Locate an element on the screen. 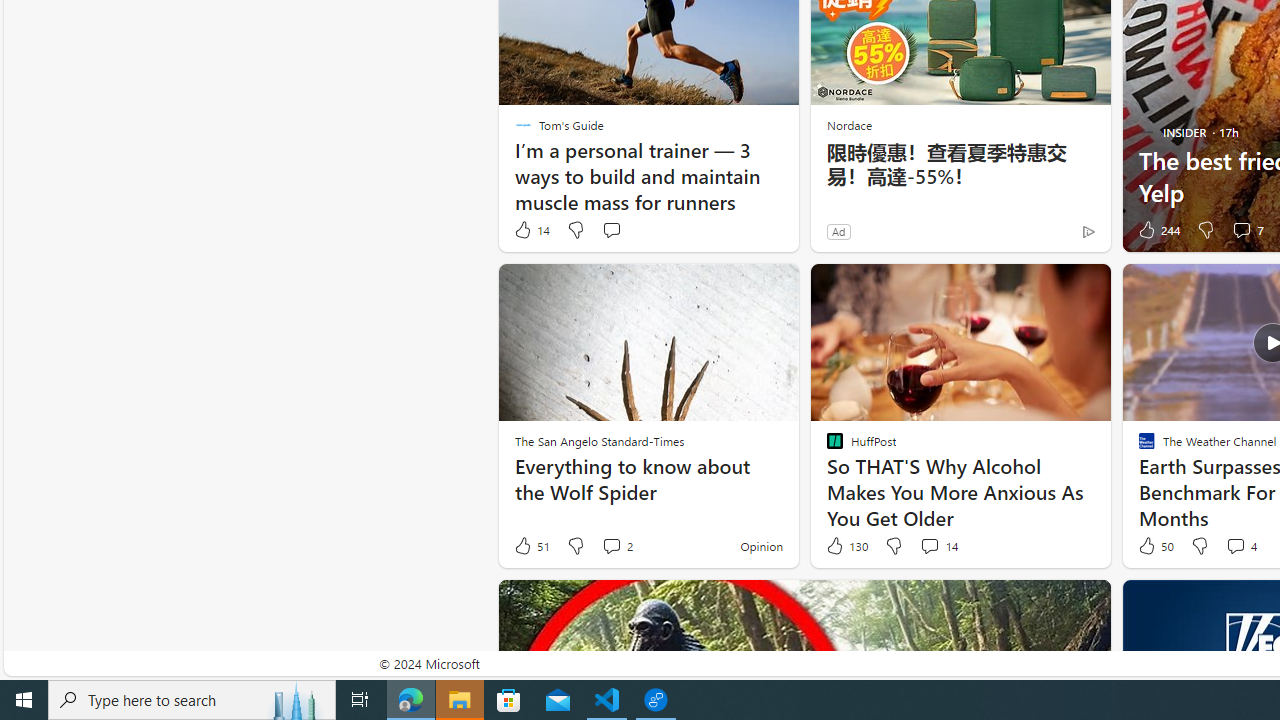  'View comments 14 Comment' is located at coordinates (928, 545).